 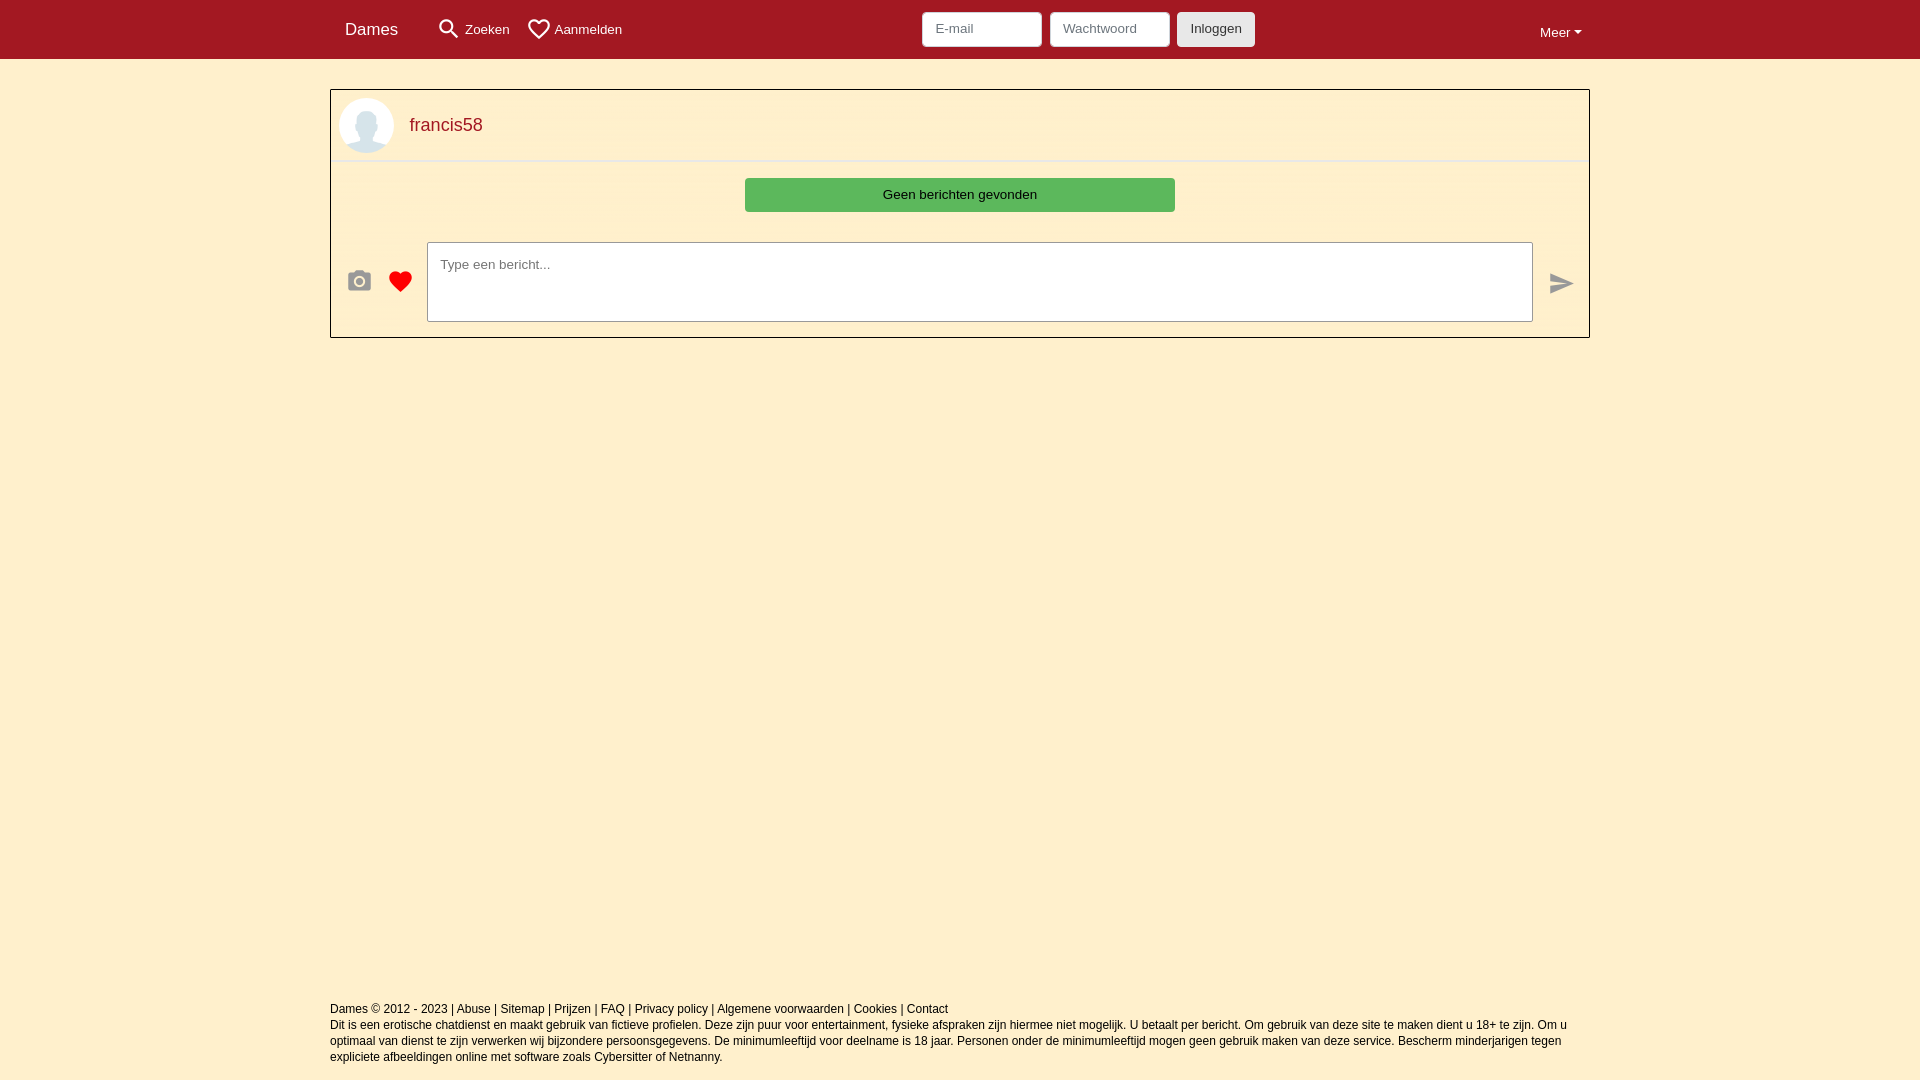 What do you see at coordinates (571, 1009) in the screenshot?
I see `'Prijzen'` at bounding box center [571, 1009].